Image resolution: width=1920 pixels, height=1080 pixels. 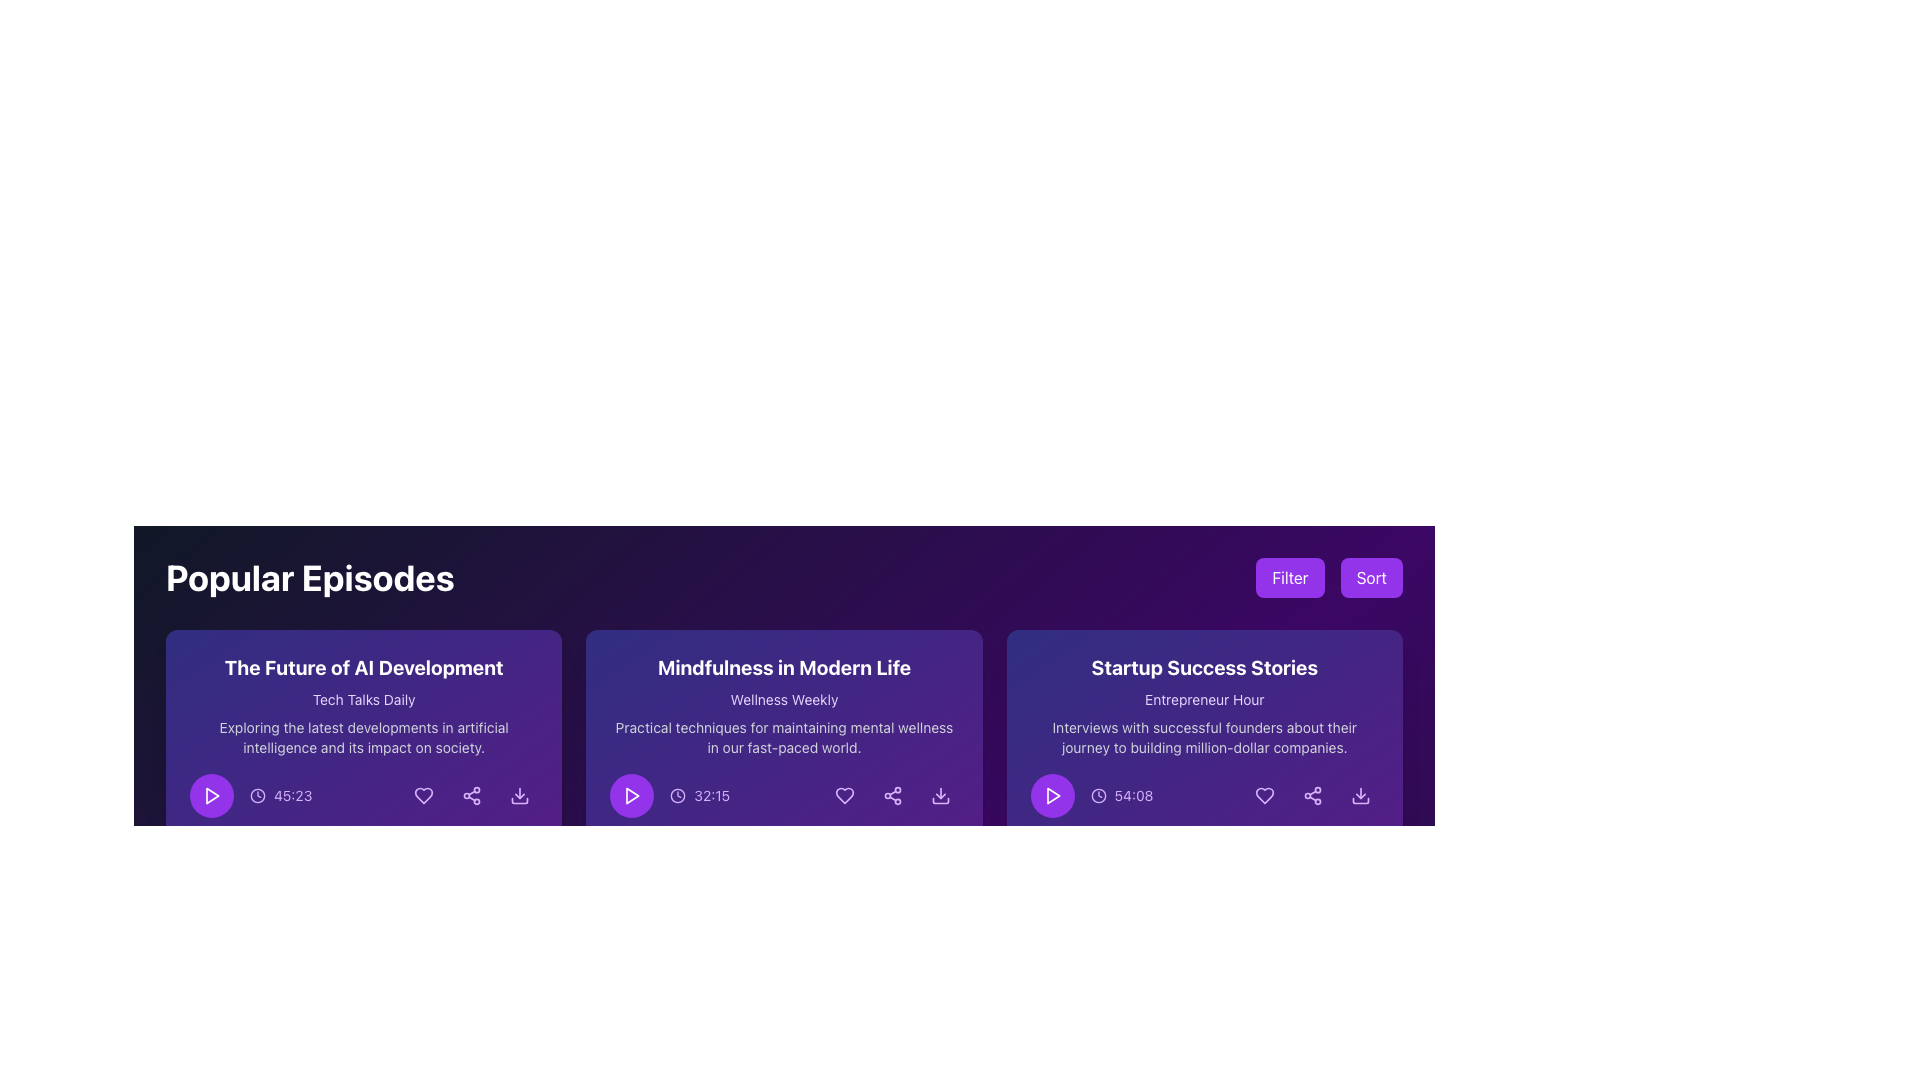 What do you see at coordinates (1051, 794) in the screenshot?
I see `the playback button located at the bottom left corner of the 'Startup Success Stories' card` at bounding box center [1051, 794].